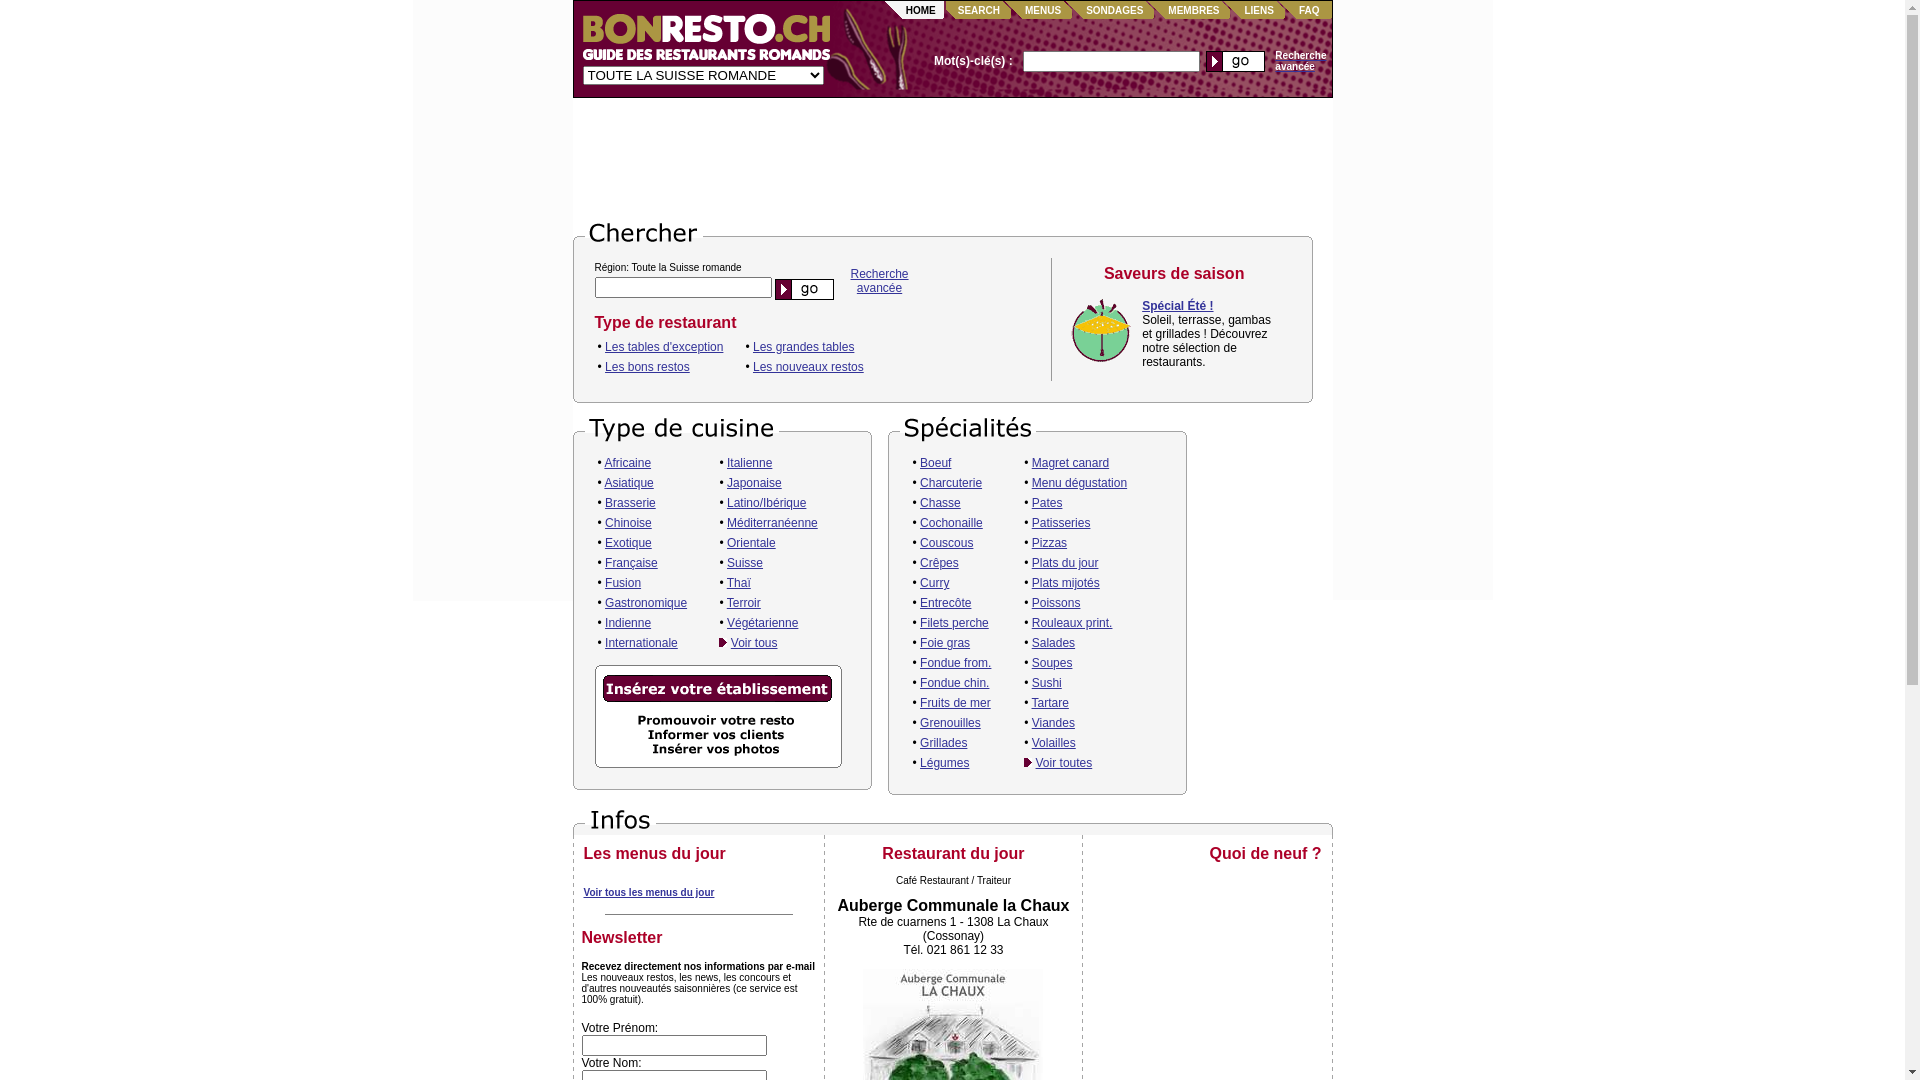  Describe the element at coordinates (1032, 643) in the screenshot. I see `'Salades'` at that location.